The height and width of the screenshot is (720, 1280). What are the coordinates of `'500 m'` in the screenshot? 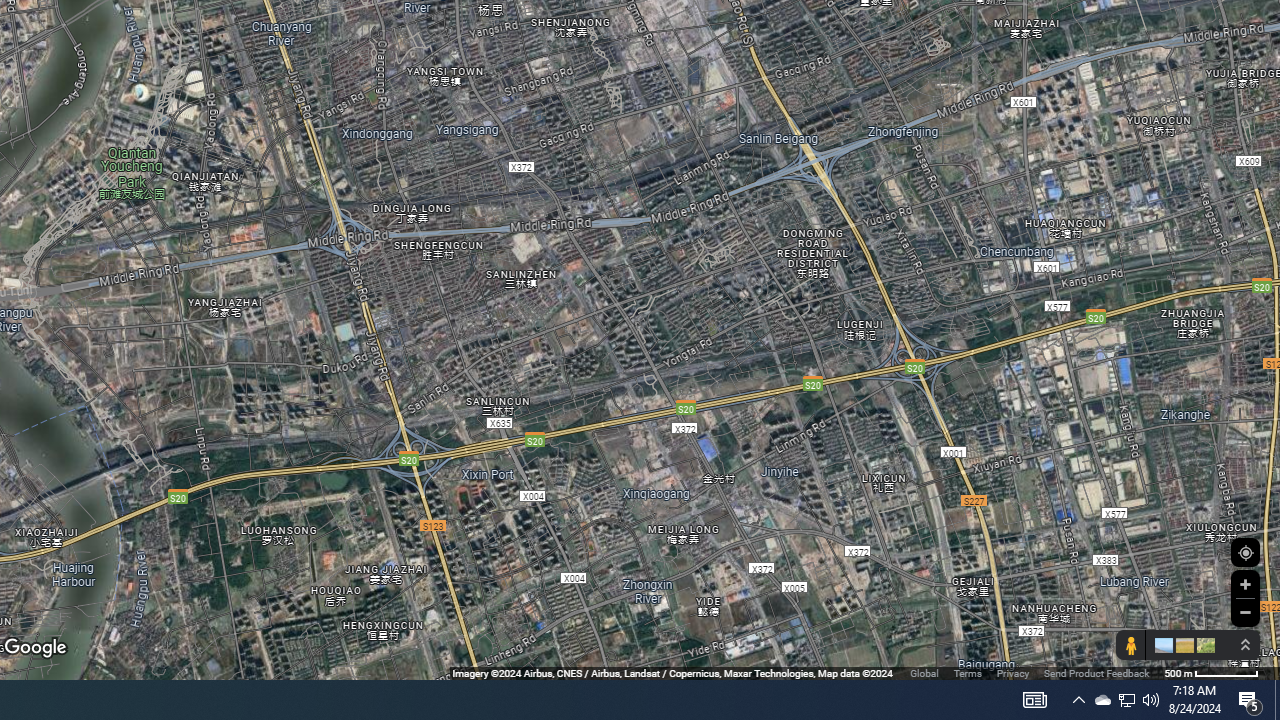 It's located at (1210, 673).